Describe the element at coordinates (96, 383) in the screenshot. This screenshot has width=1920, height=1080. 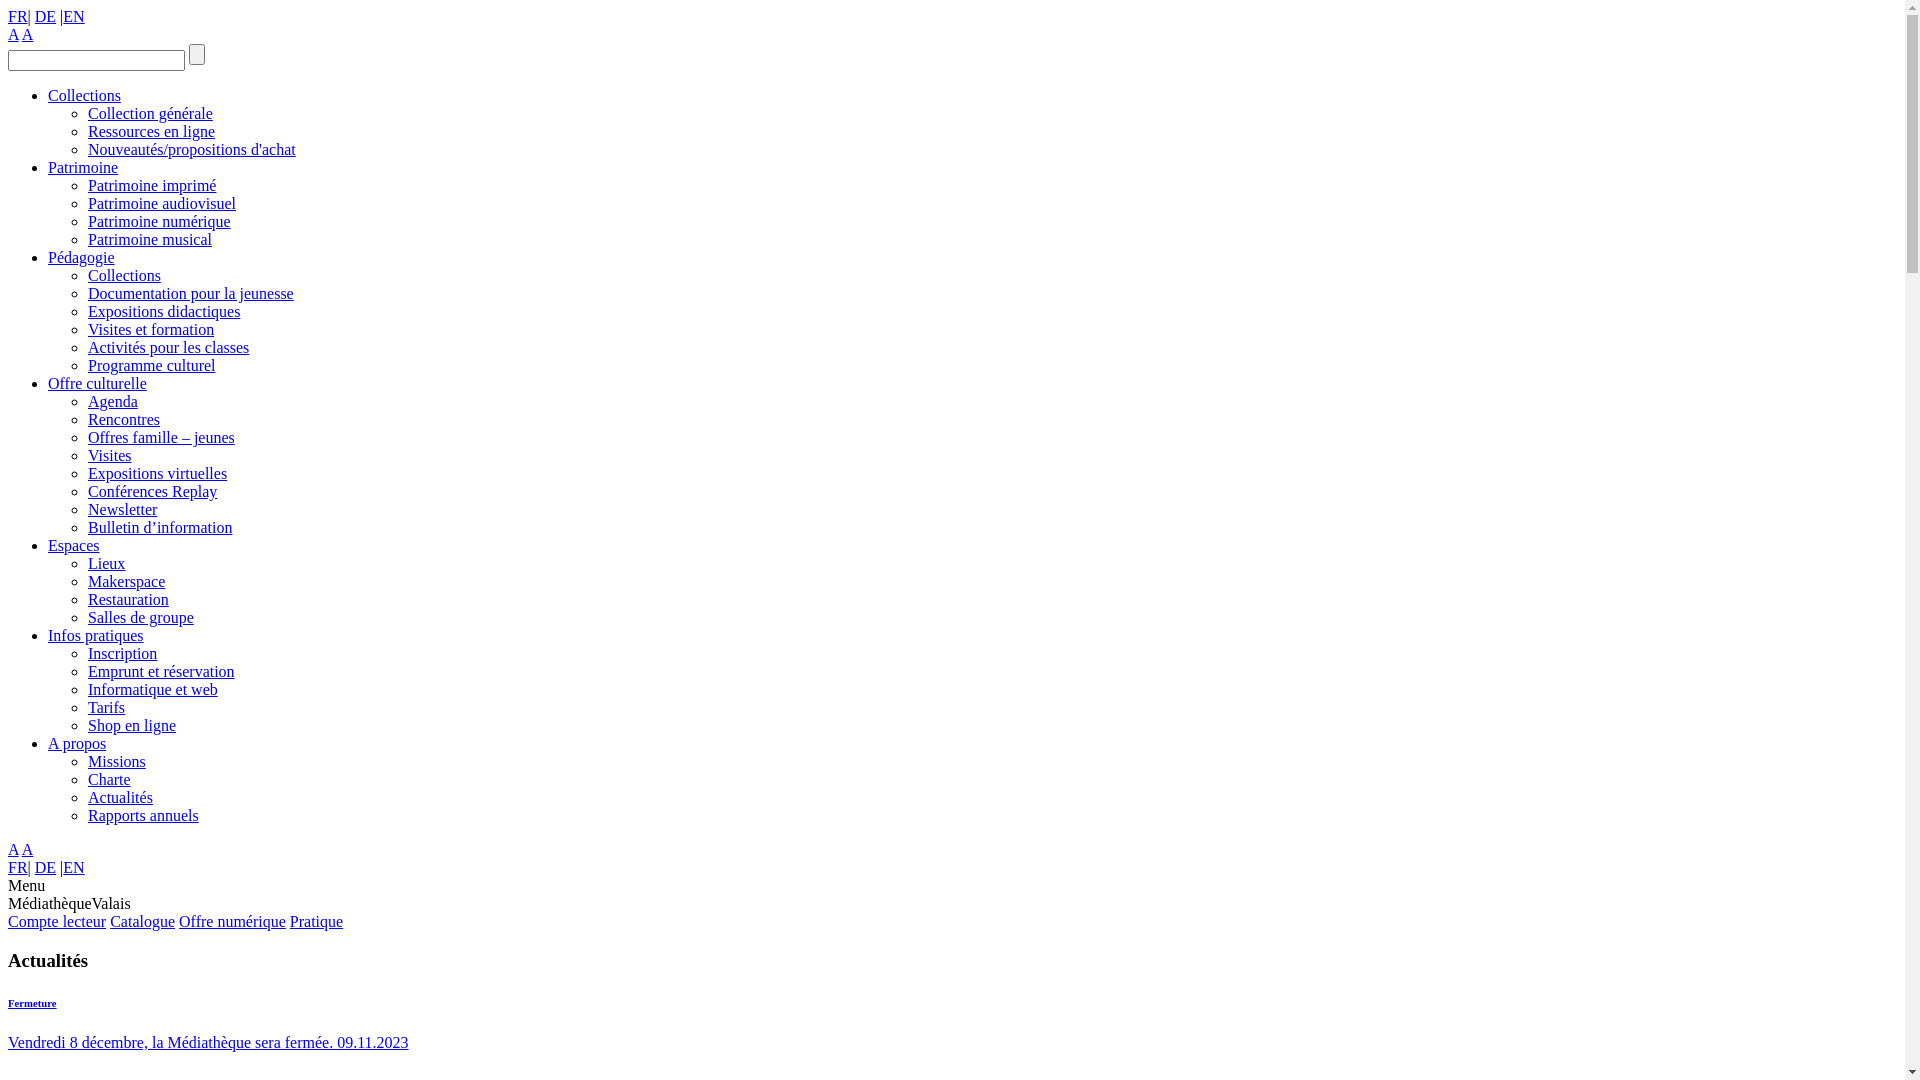
I see `'Offre culturelle'` at that location.